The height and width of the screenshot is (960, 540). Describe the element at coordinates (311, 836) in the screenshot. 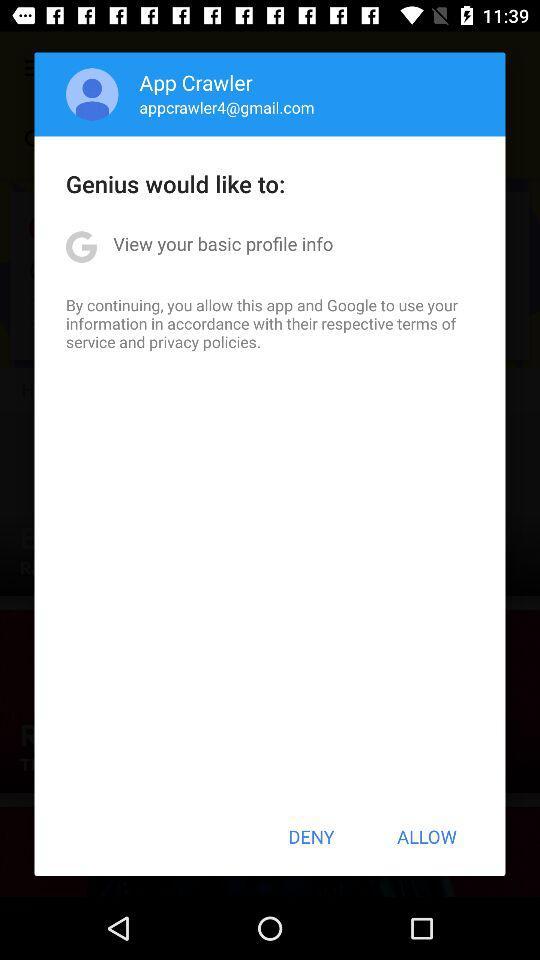

I see `button to the left of the allow icon` at that location.